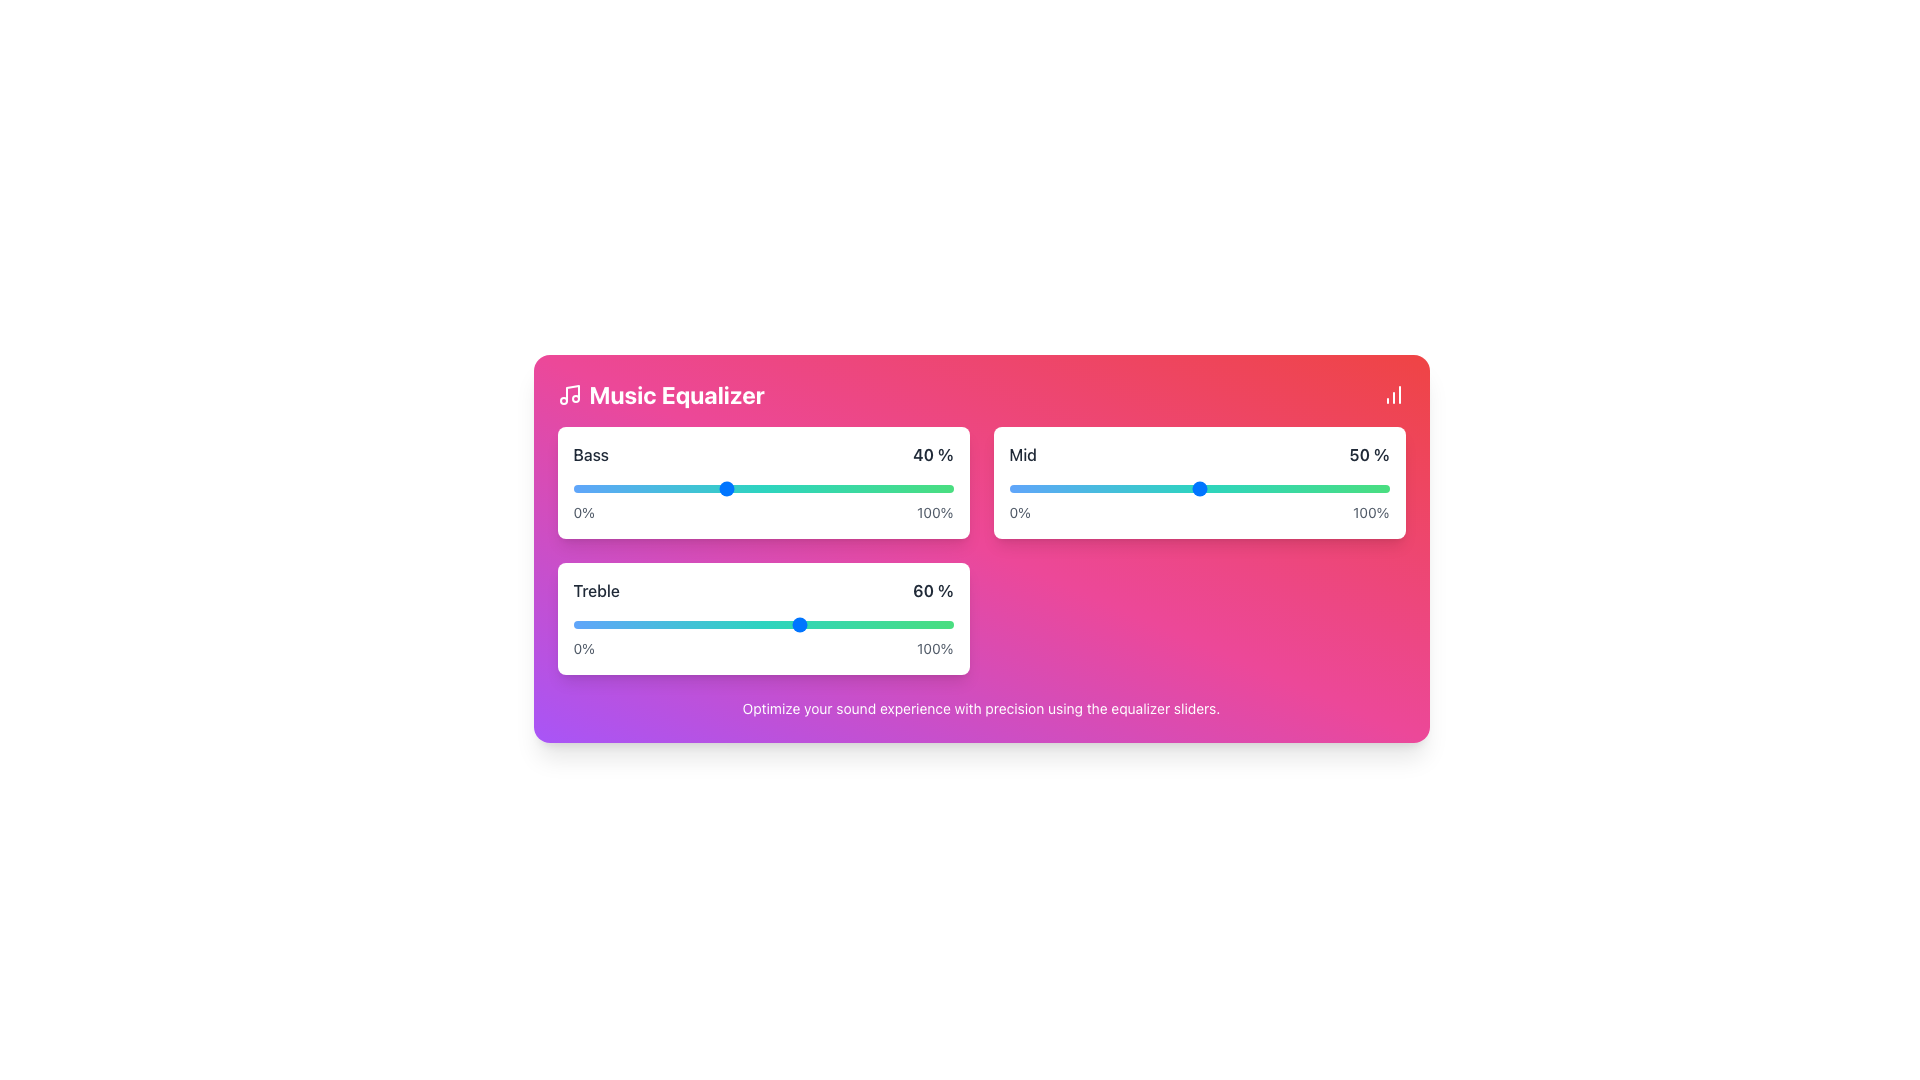  I want to click on the bass equalizer, so click(587, 489).